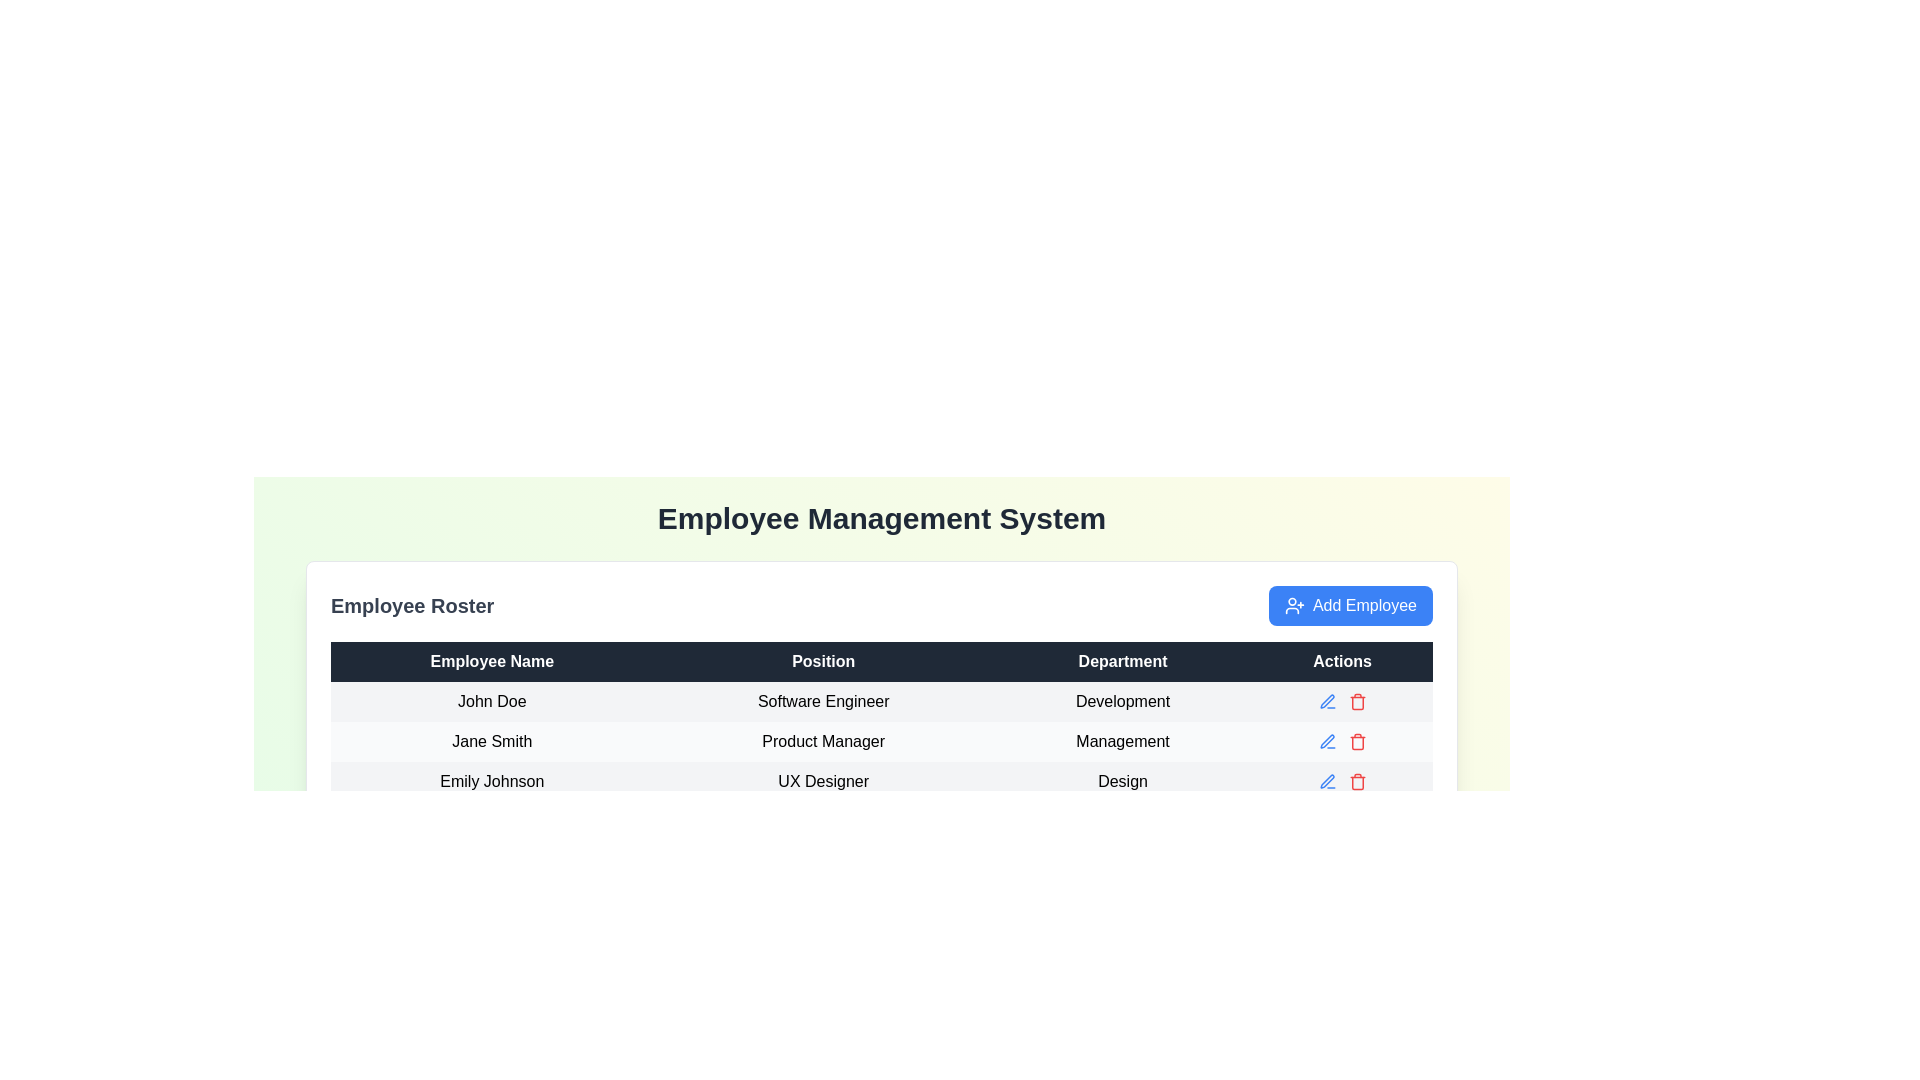 This screenshot has height=1080, width=1920. I want to click on text element that displays 'Software Engineer' in the 'Position' column of the first row in the 'Employee Roster' table, located between 'John Doe' and 'Development', so click(823, 701).